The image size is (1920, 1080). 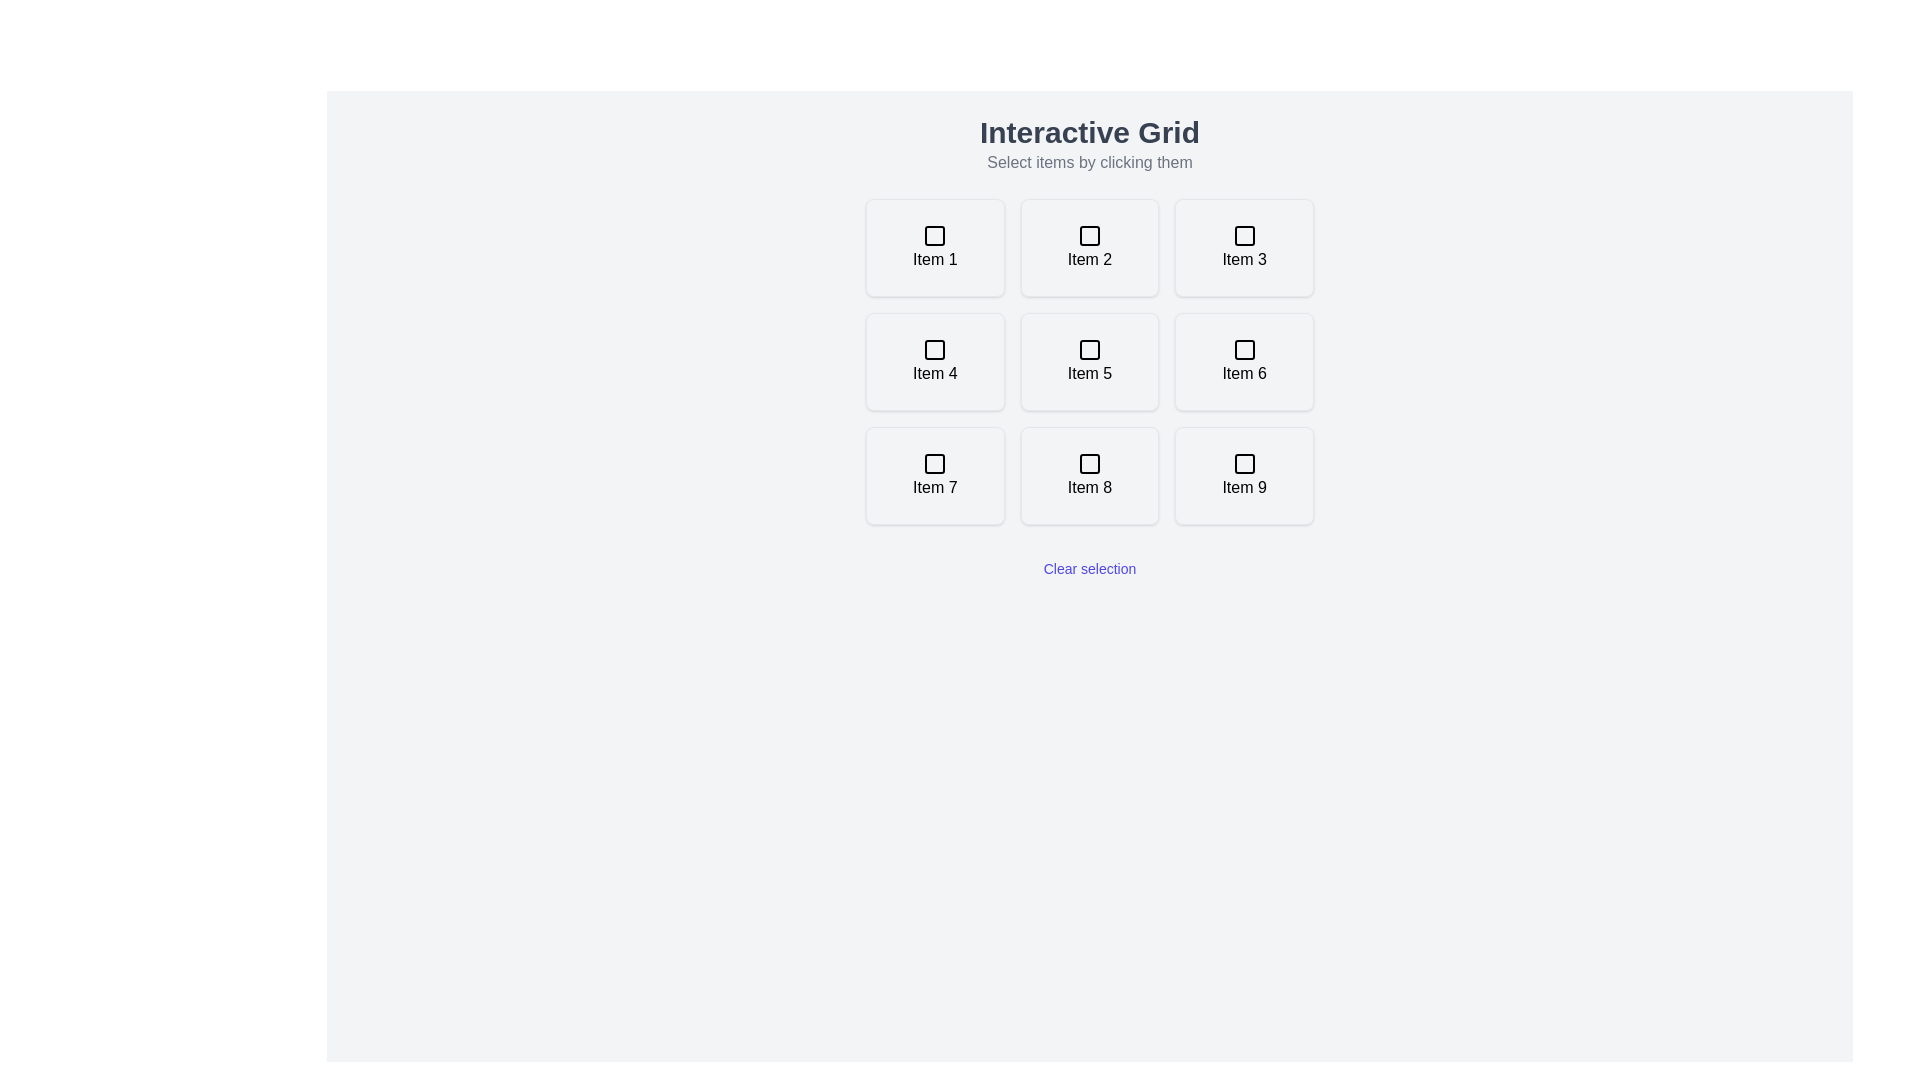 I want to click on the text label that serves as the title for the interactive grid interface, located above the text 'Select items by clicking them', so click(x=1088, y=132).